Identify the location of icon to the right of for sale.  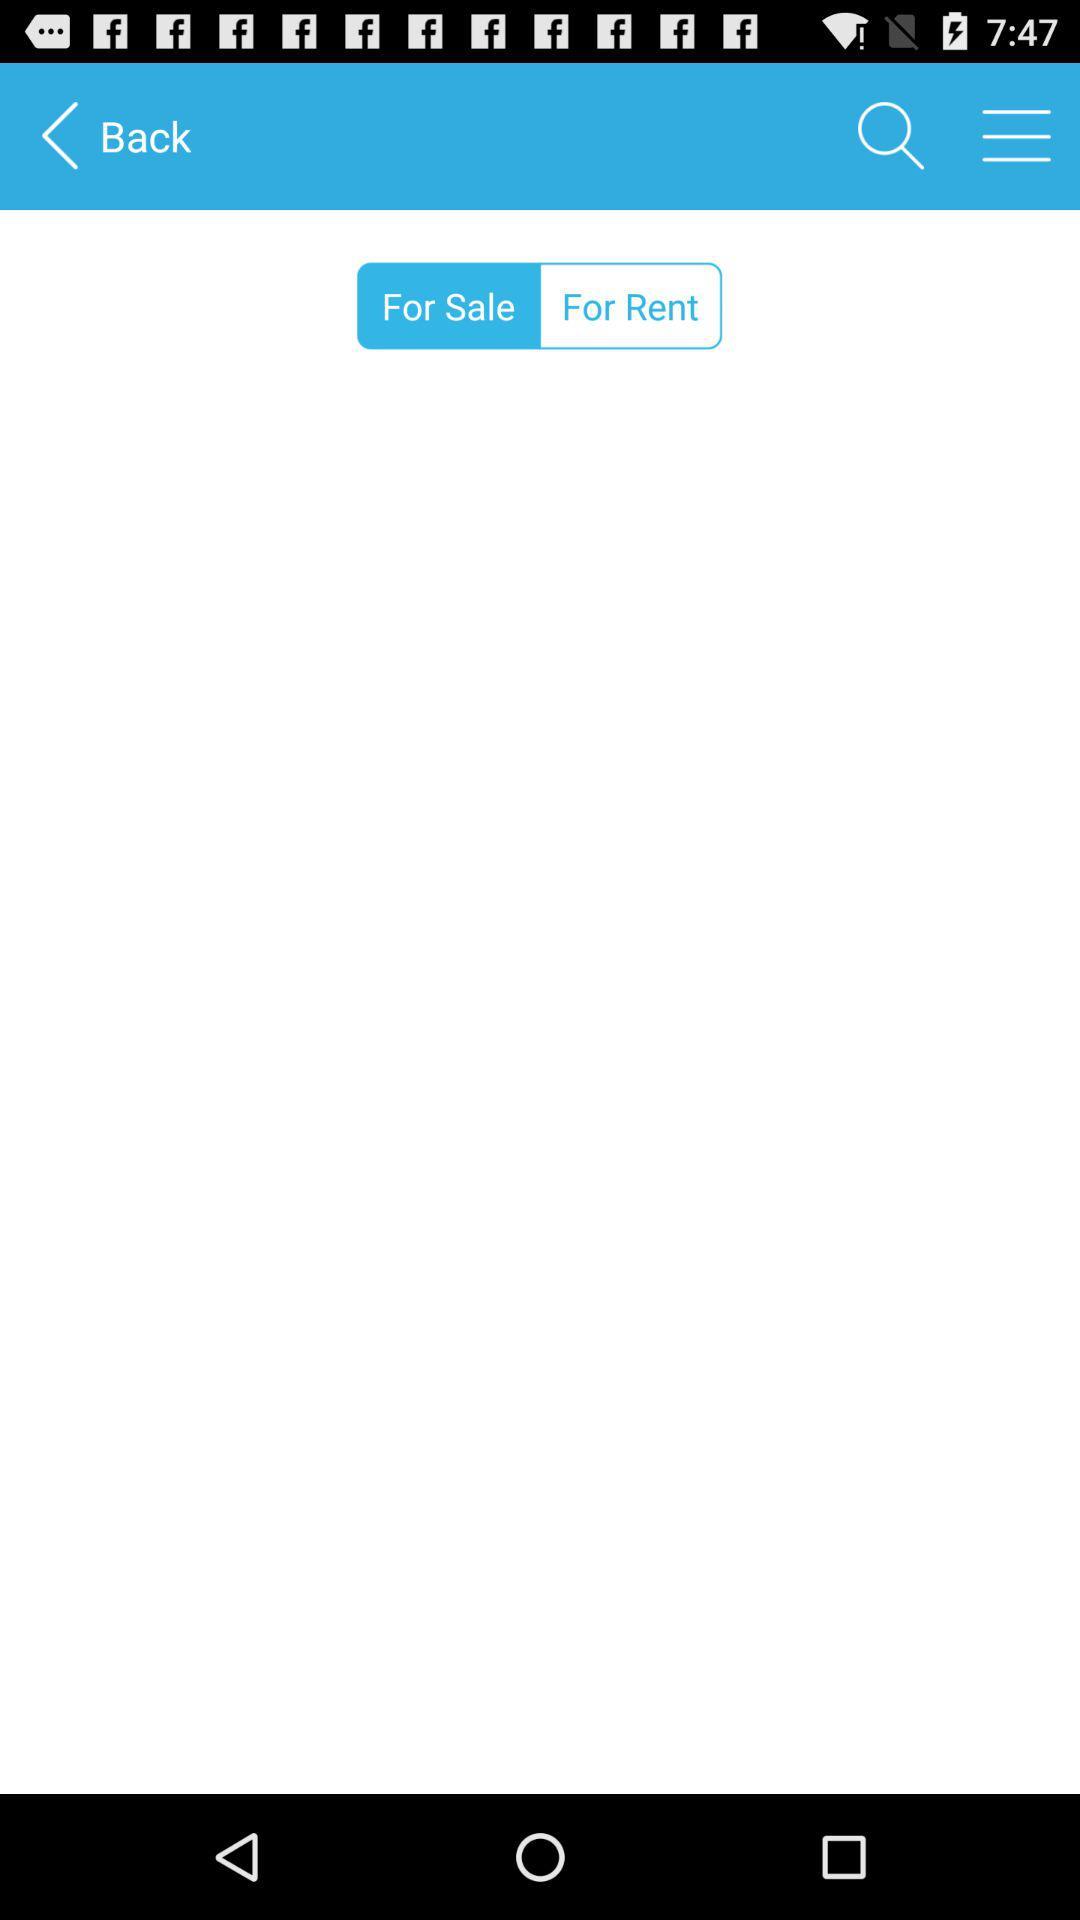
(630, 305).